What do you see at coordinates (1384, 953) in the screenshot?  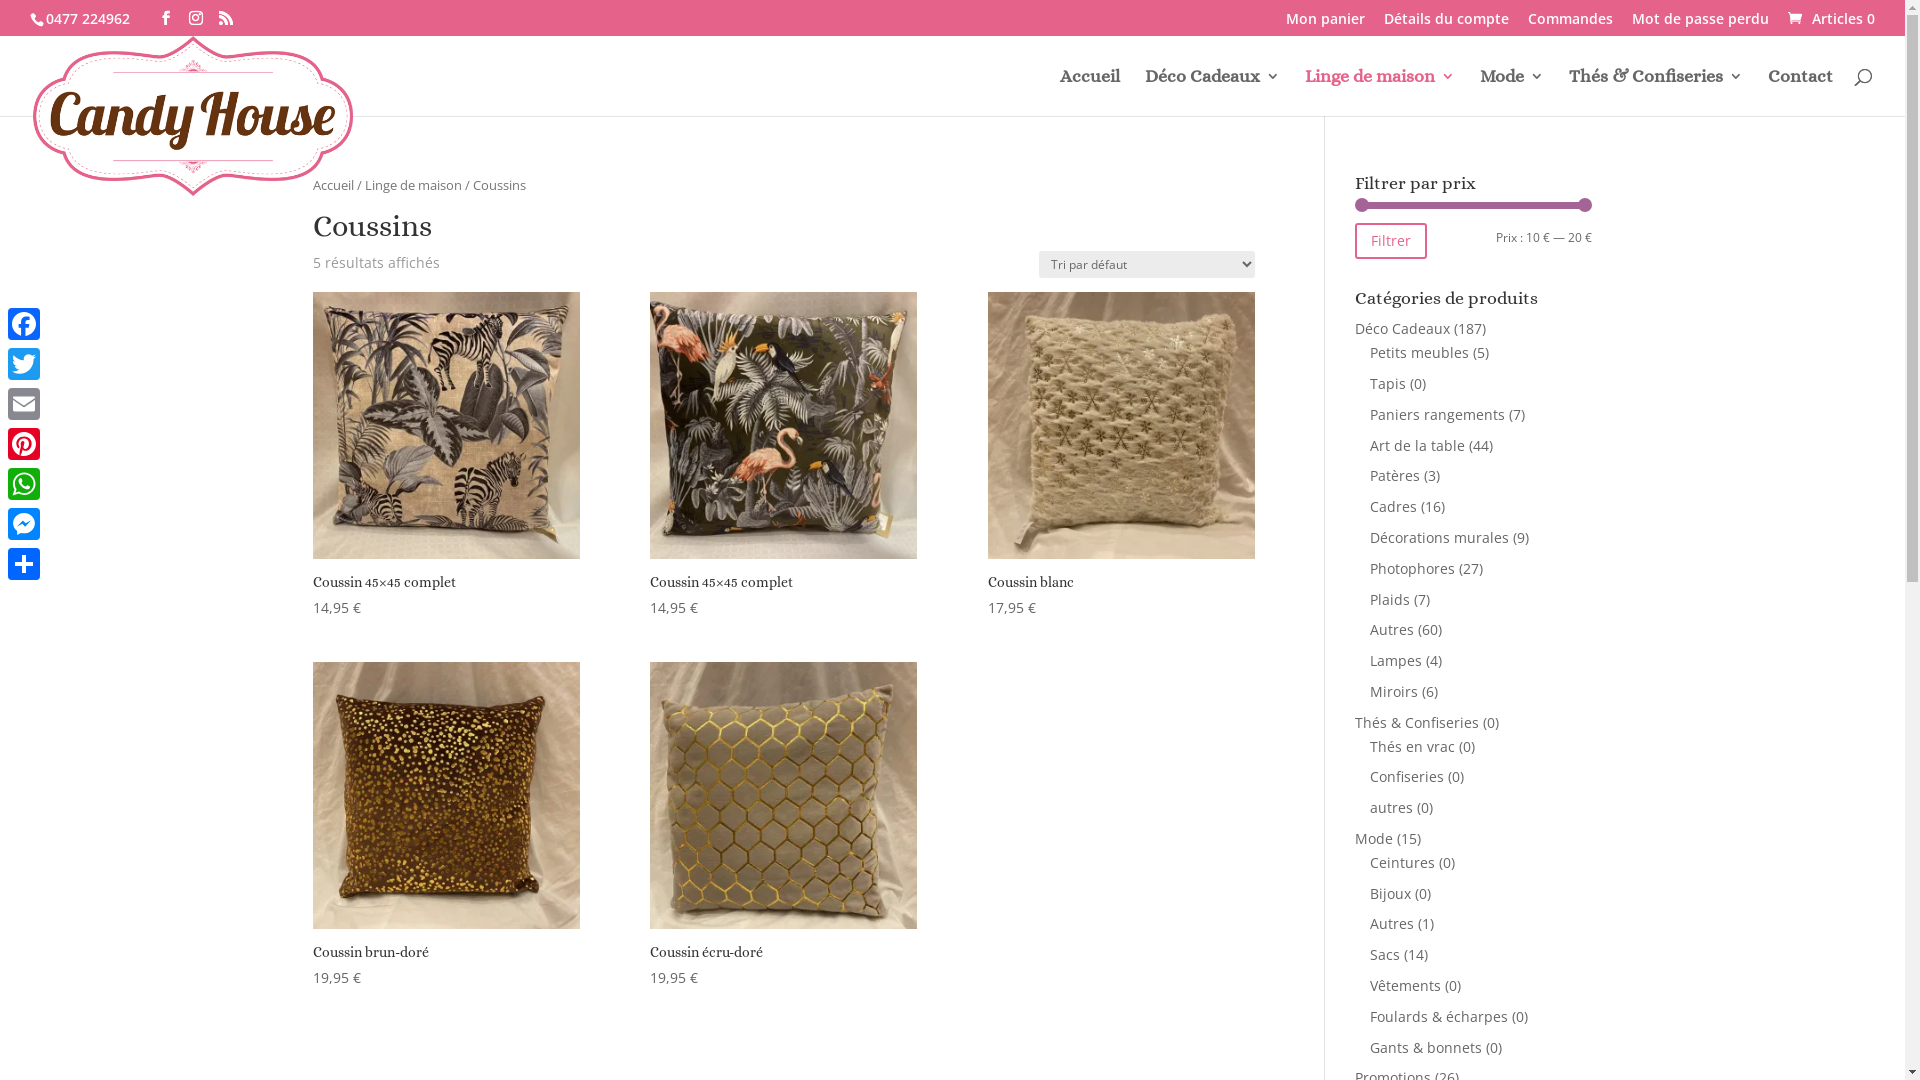 I see `'Sacs'` at bounding box center [1384, 953].